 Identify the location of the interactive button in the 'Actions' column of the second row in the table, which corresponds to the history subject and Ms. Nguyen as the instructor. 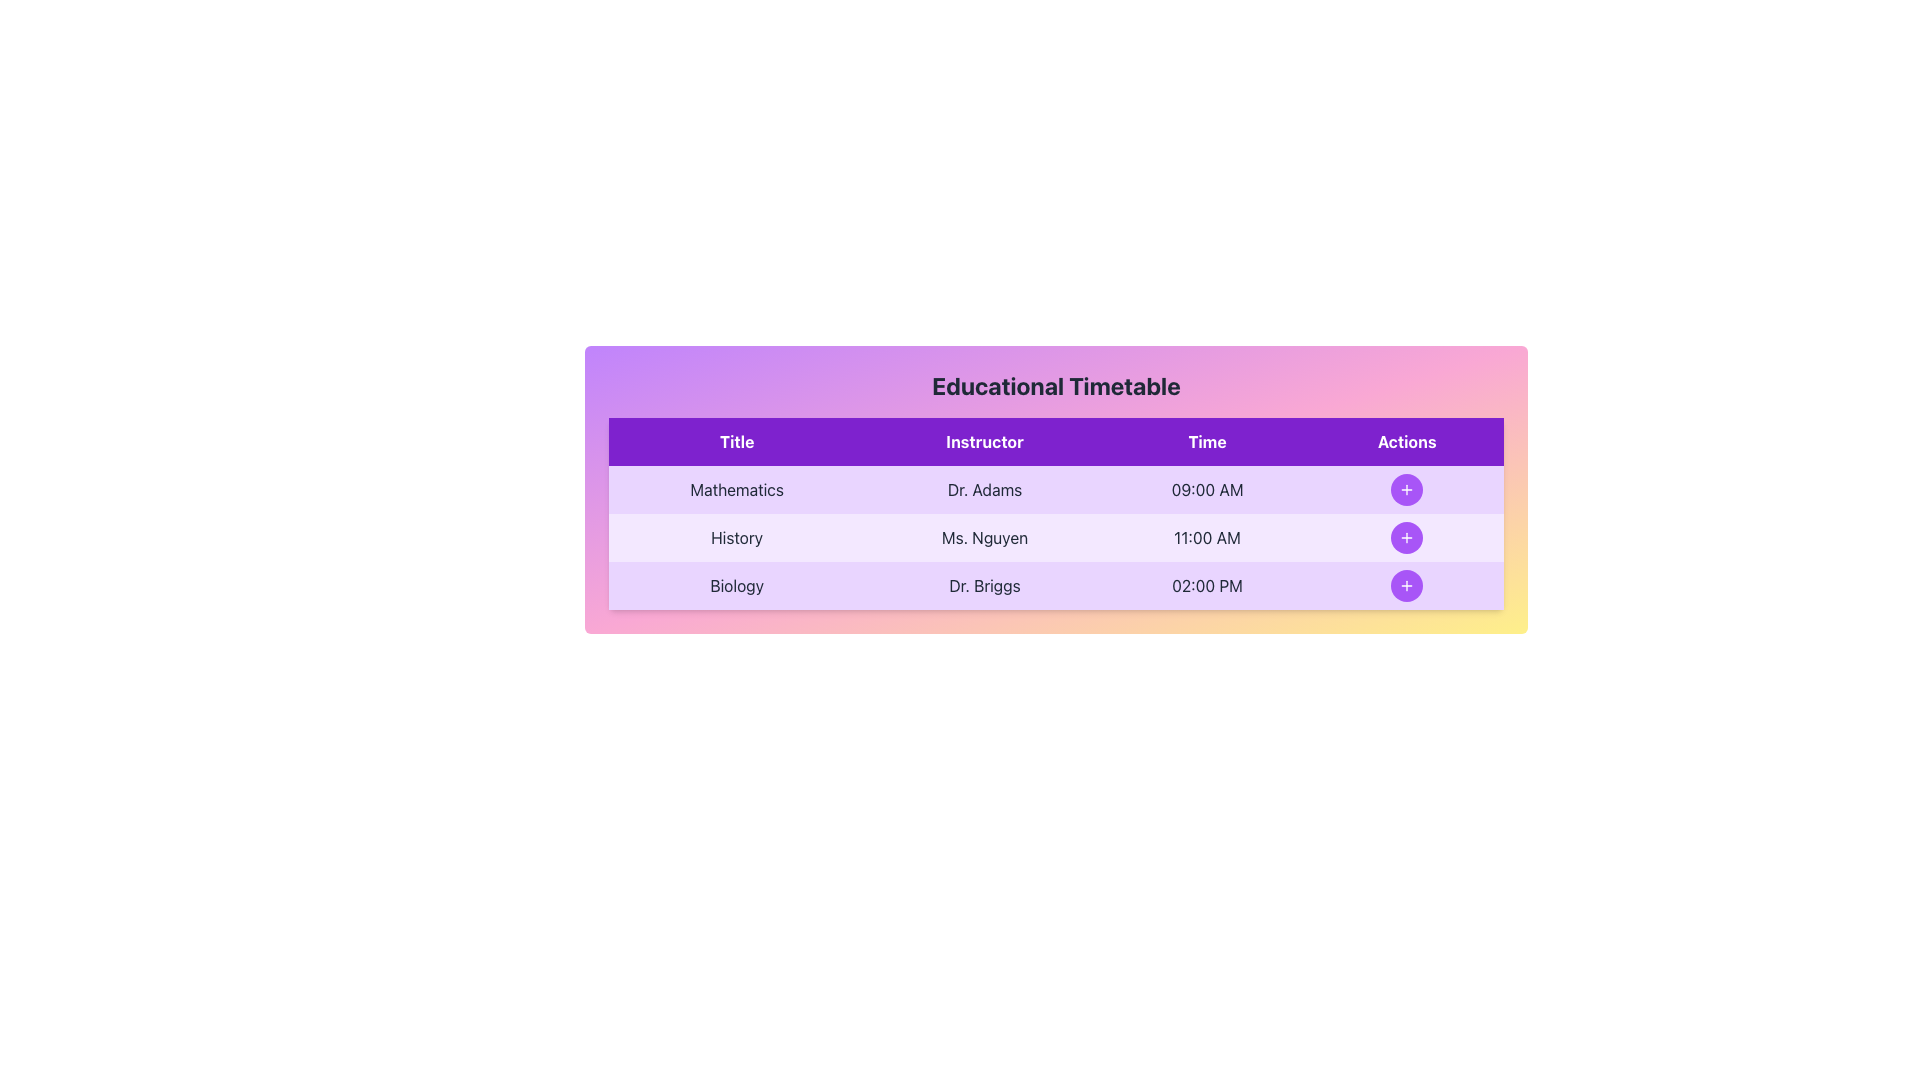
(1406, 536).